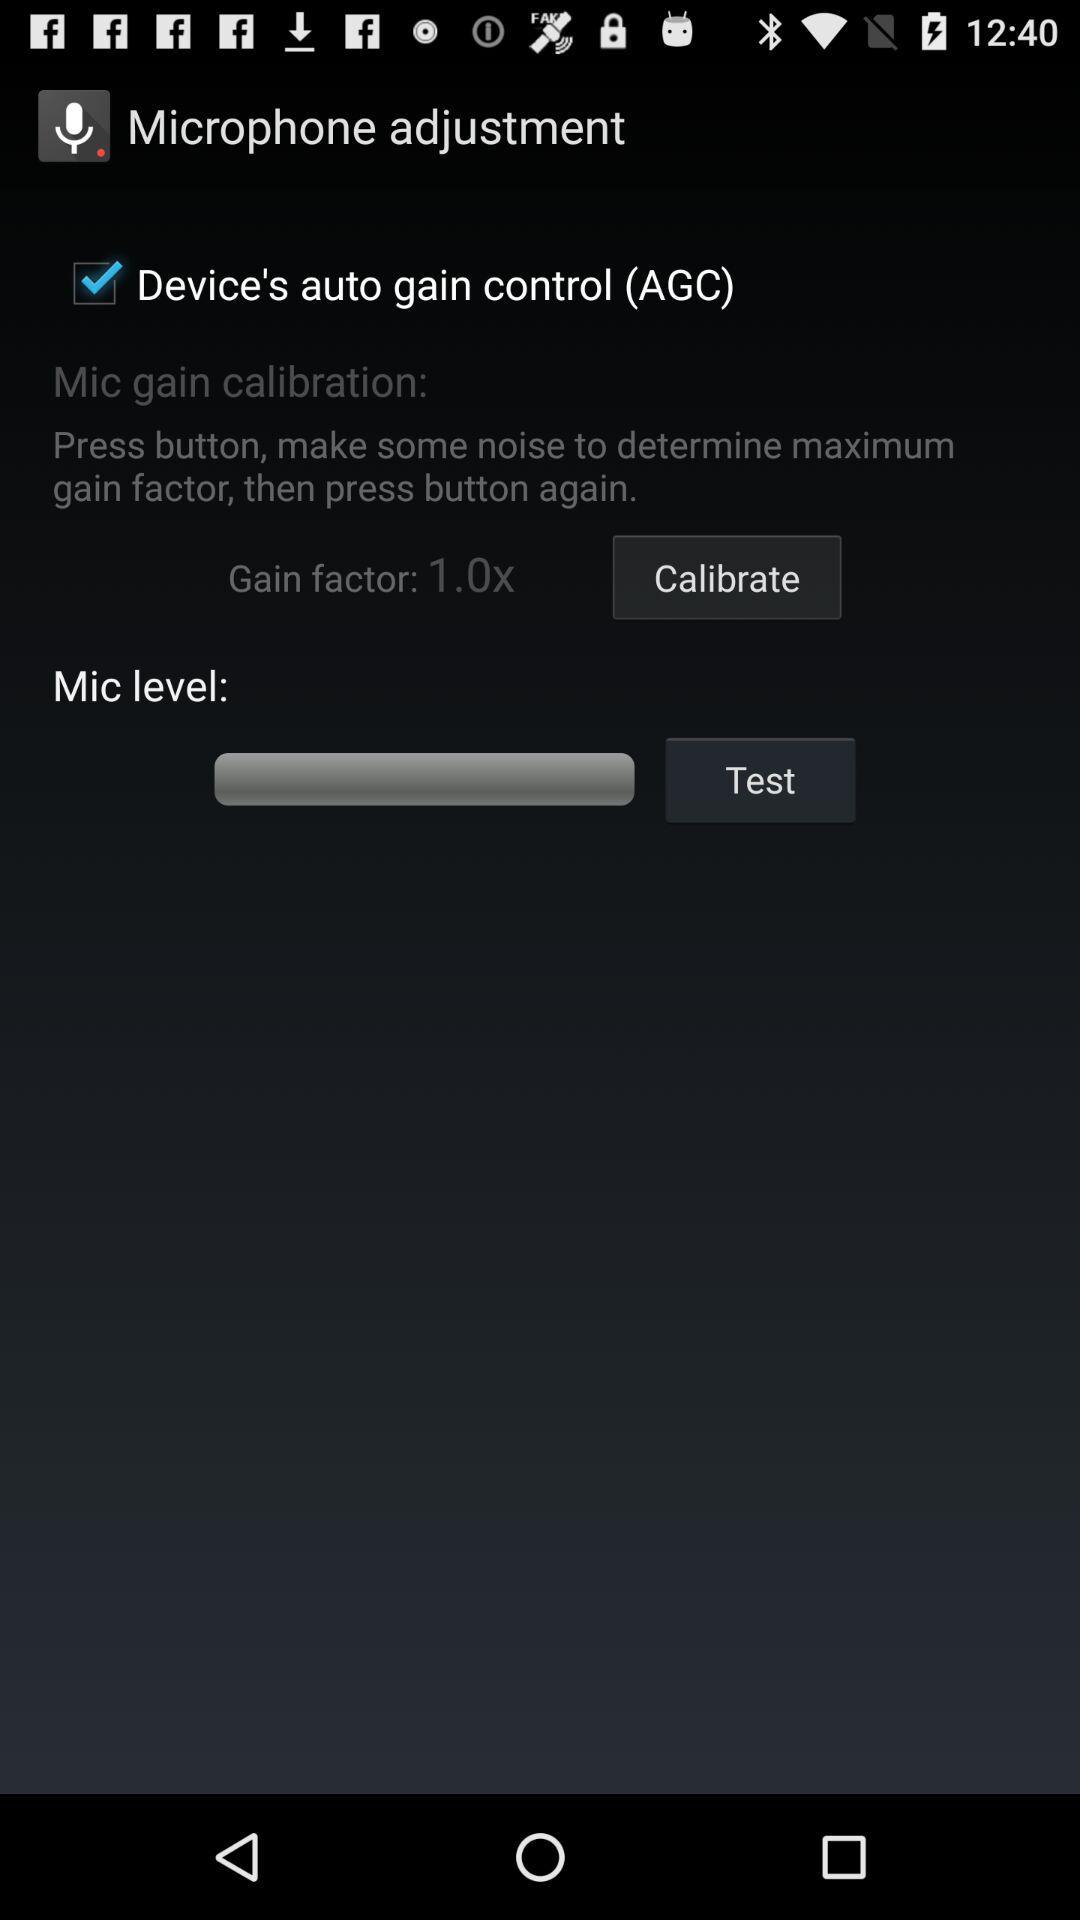 This screenshot has height=1920, width=1080. Describe the element at coordinates (760, 778) in the screenshot. I see `the item below the calibrate item` at that location.